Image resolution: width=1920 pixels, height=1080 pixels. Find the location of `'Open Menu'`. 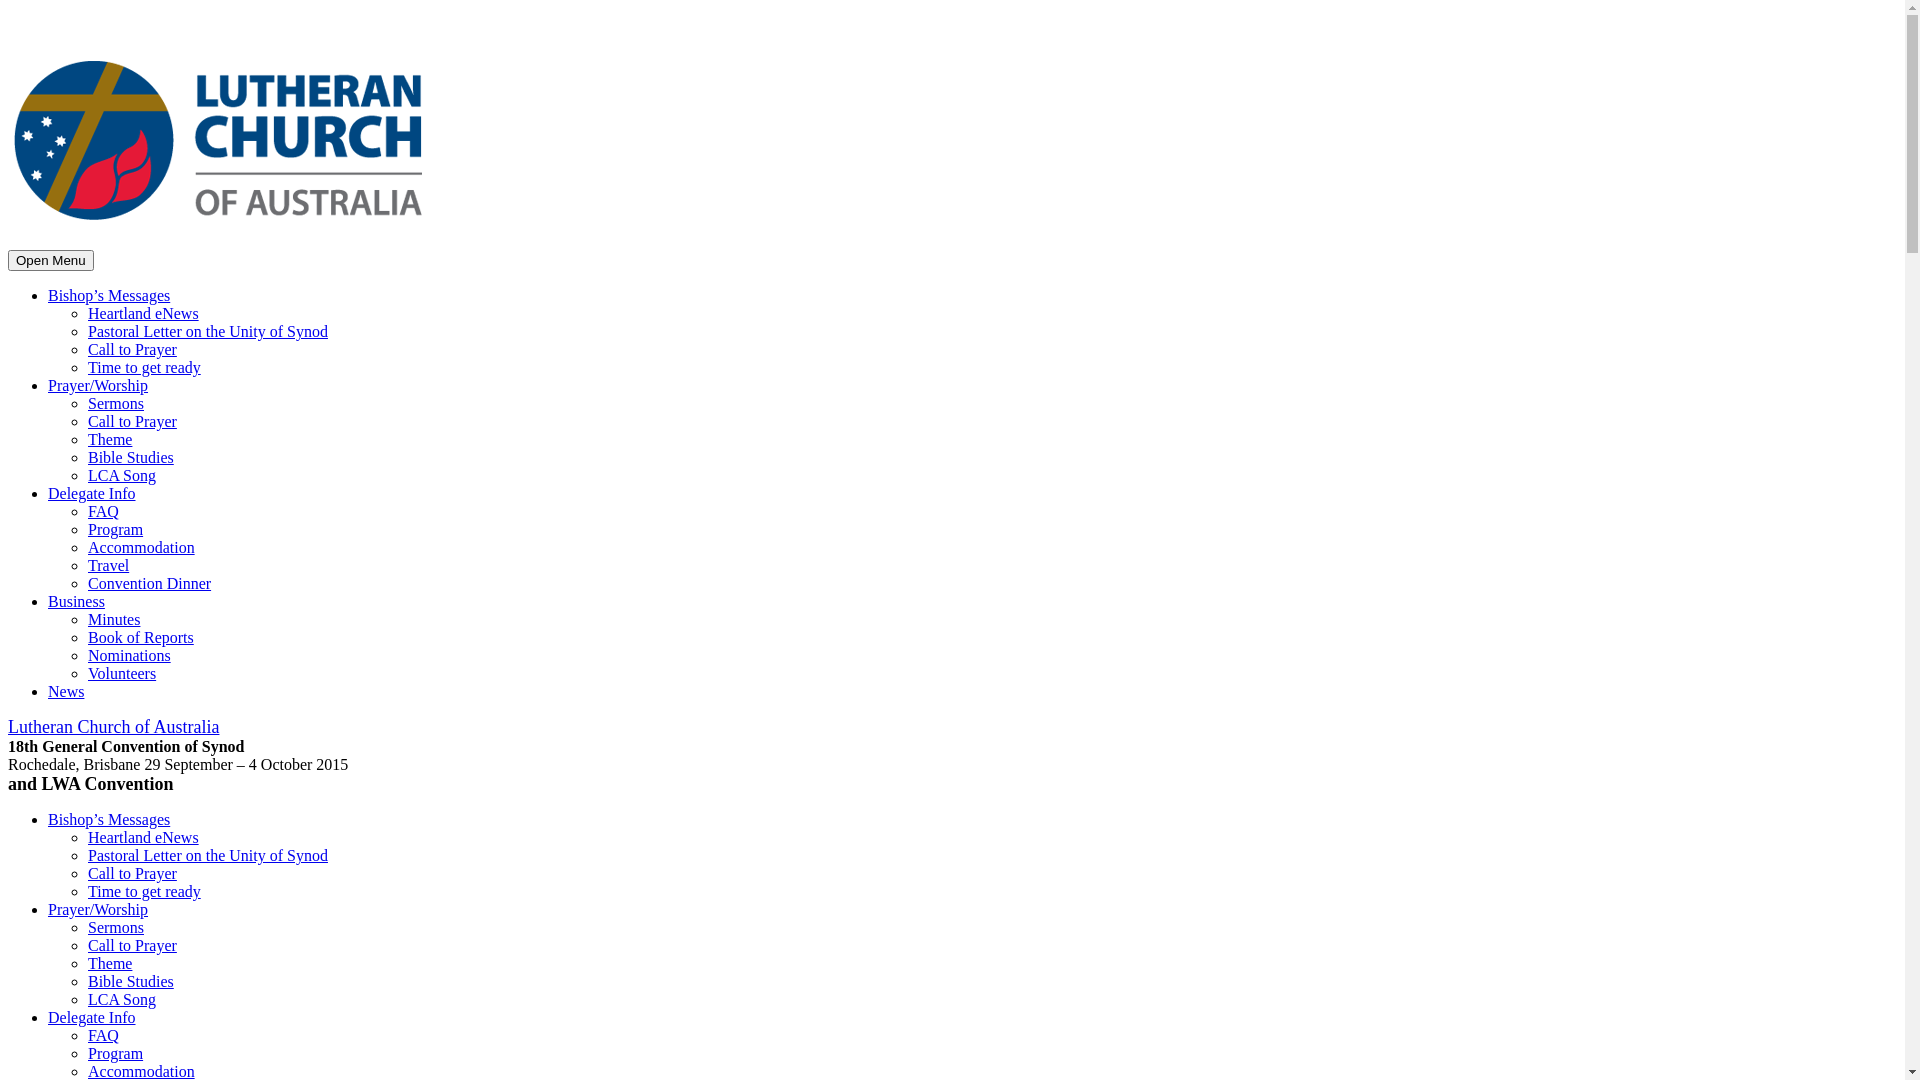

'Open Menu' is located at coordinates (8, 259).